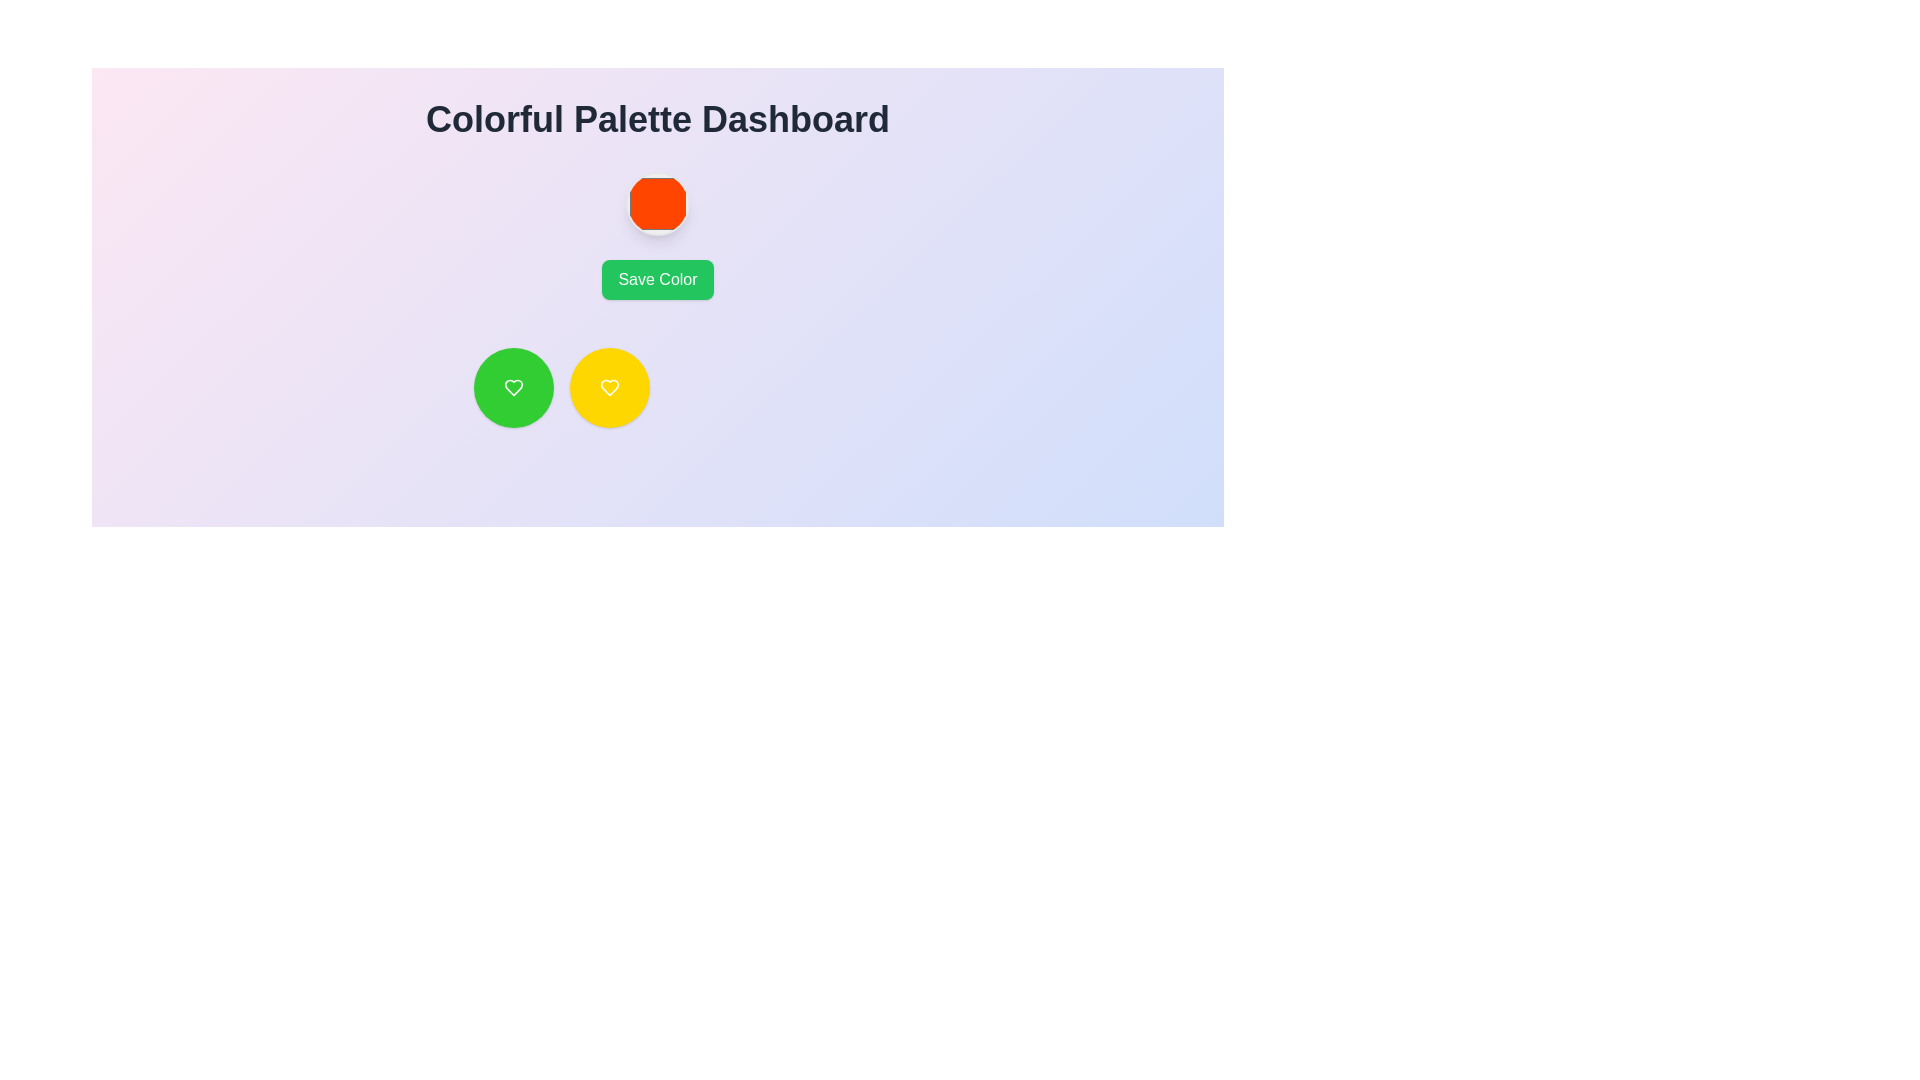  I want to click on the heart-shaped icon within the green circular button located in the bottom-left section of the interface layout, so click(513, 388).